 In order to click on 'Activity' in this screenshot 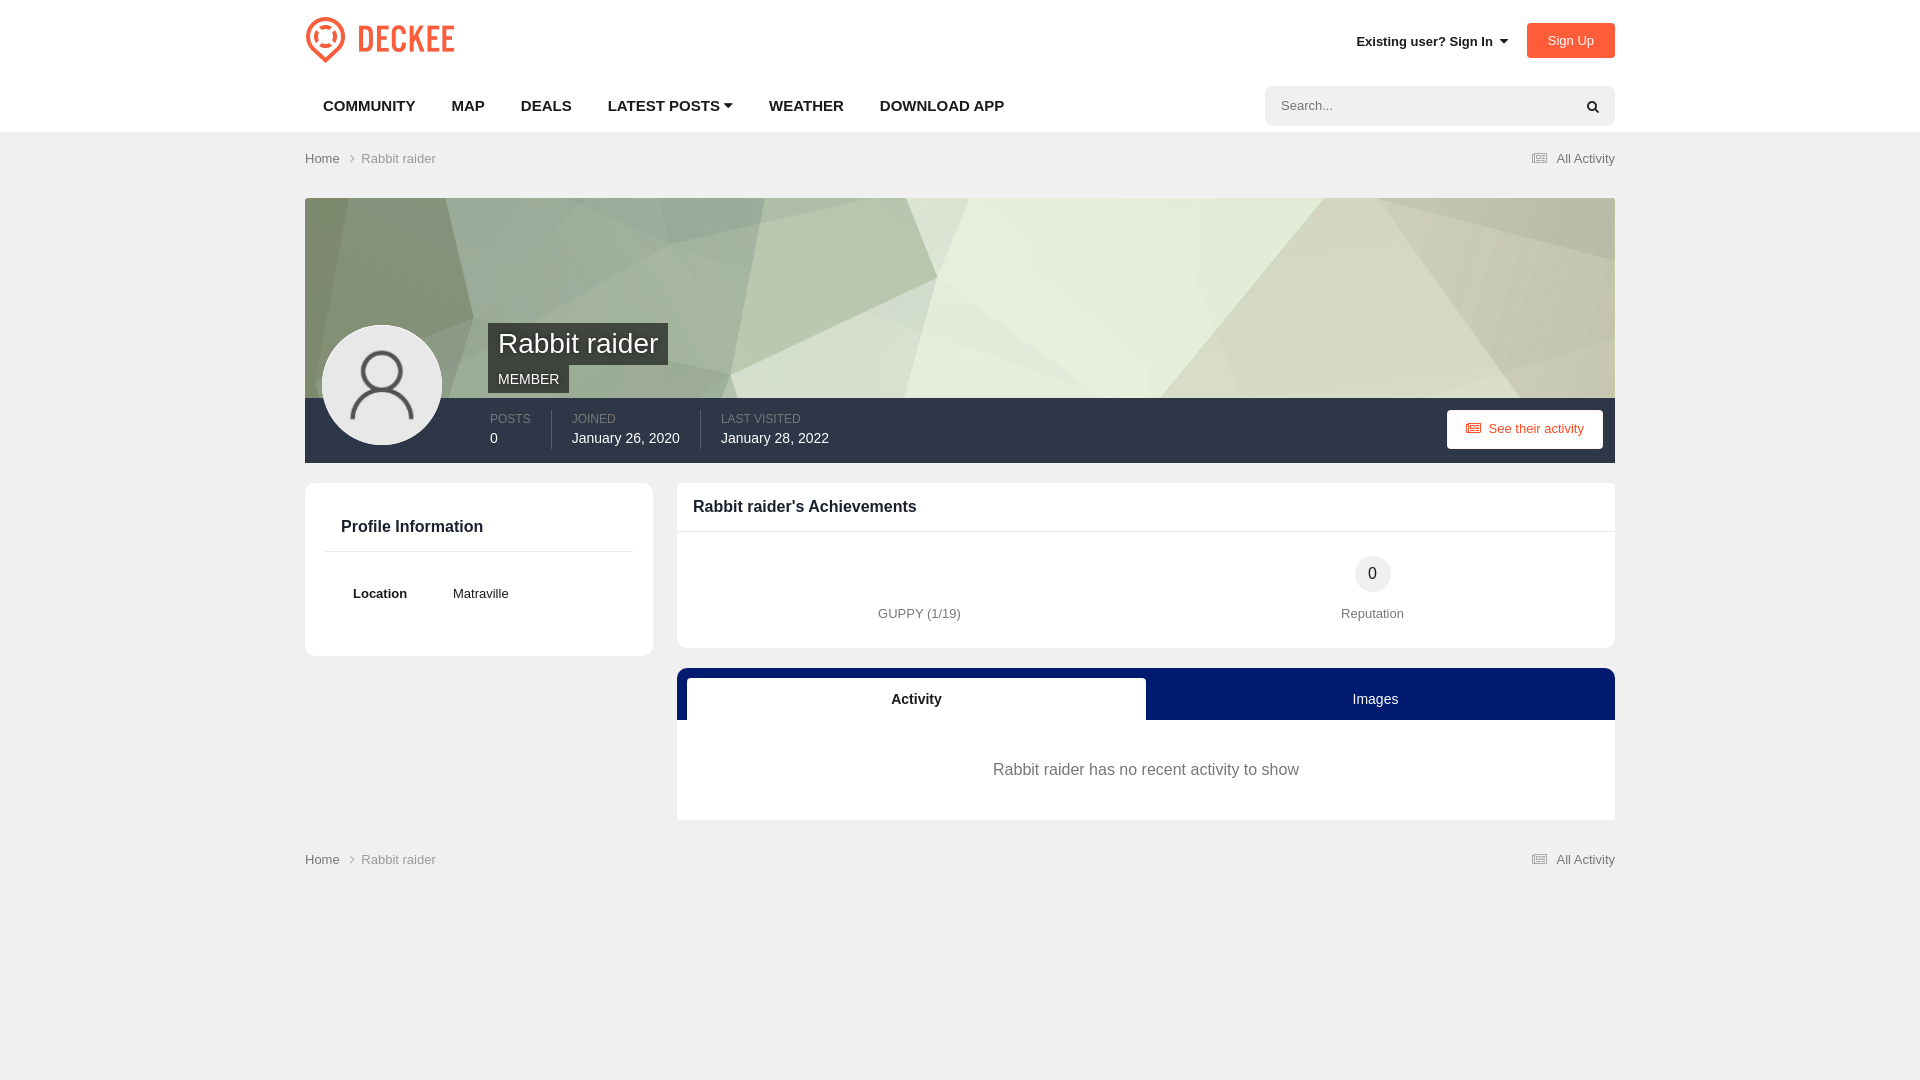, I will do `click(686, 697)`.